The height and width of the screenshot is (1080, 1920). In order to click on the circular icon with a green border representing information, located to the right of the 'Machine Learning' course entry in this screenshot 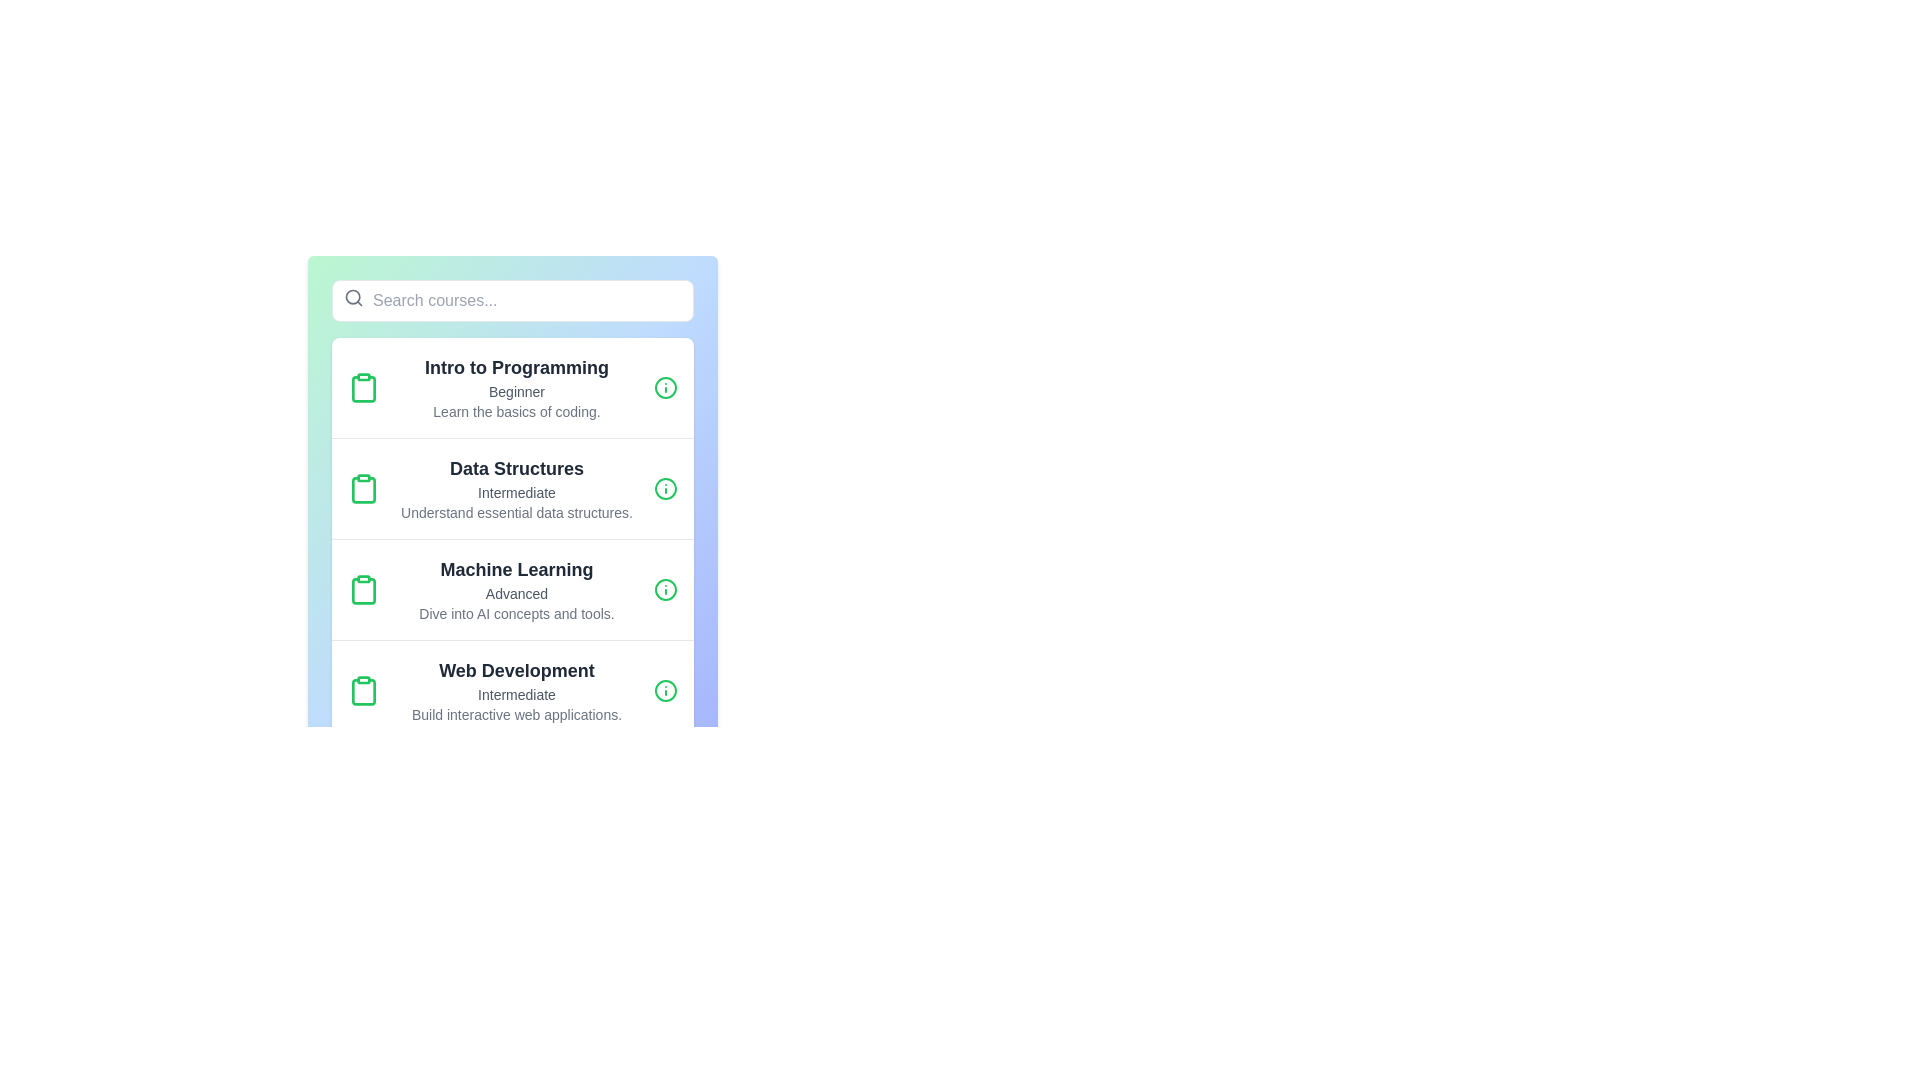, I will do `click(666, 589)`.